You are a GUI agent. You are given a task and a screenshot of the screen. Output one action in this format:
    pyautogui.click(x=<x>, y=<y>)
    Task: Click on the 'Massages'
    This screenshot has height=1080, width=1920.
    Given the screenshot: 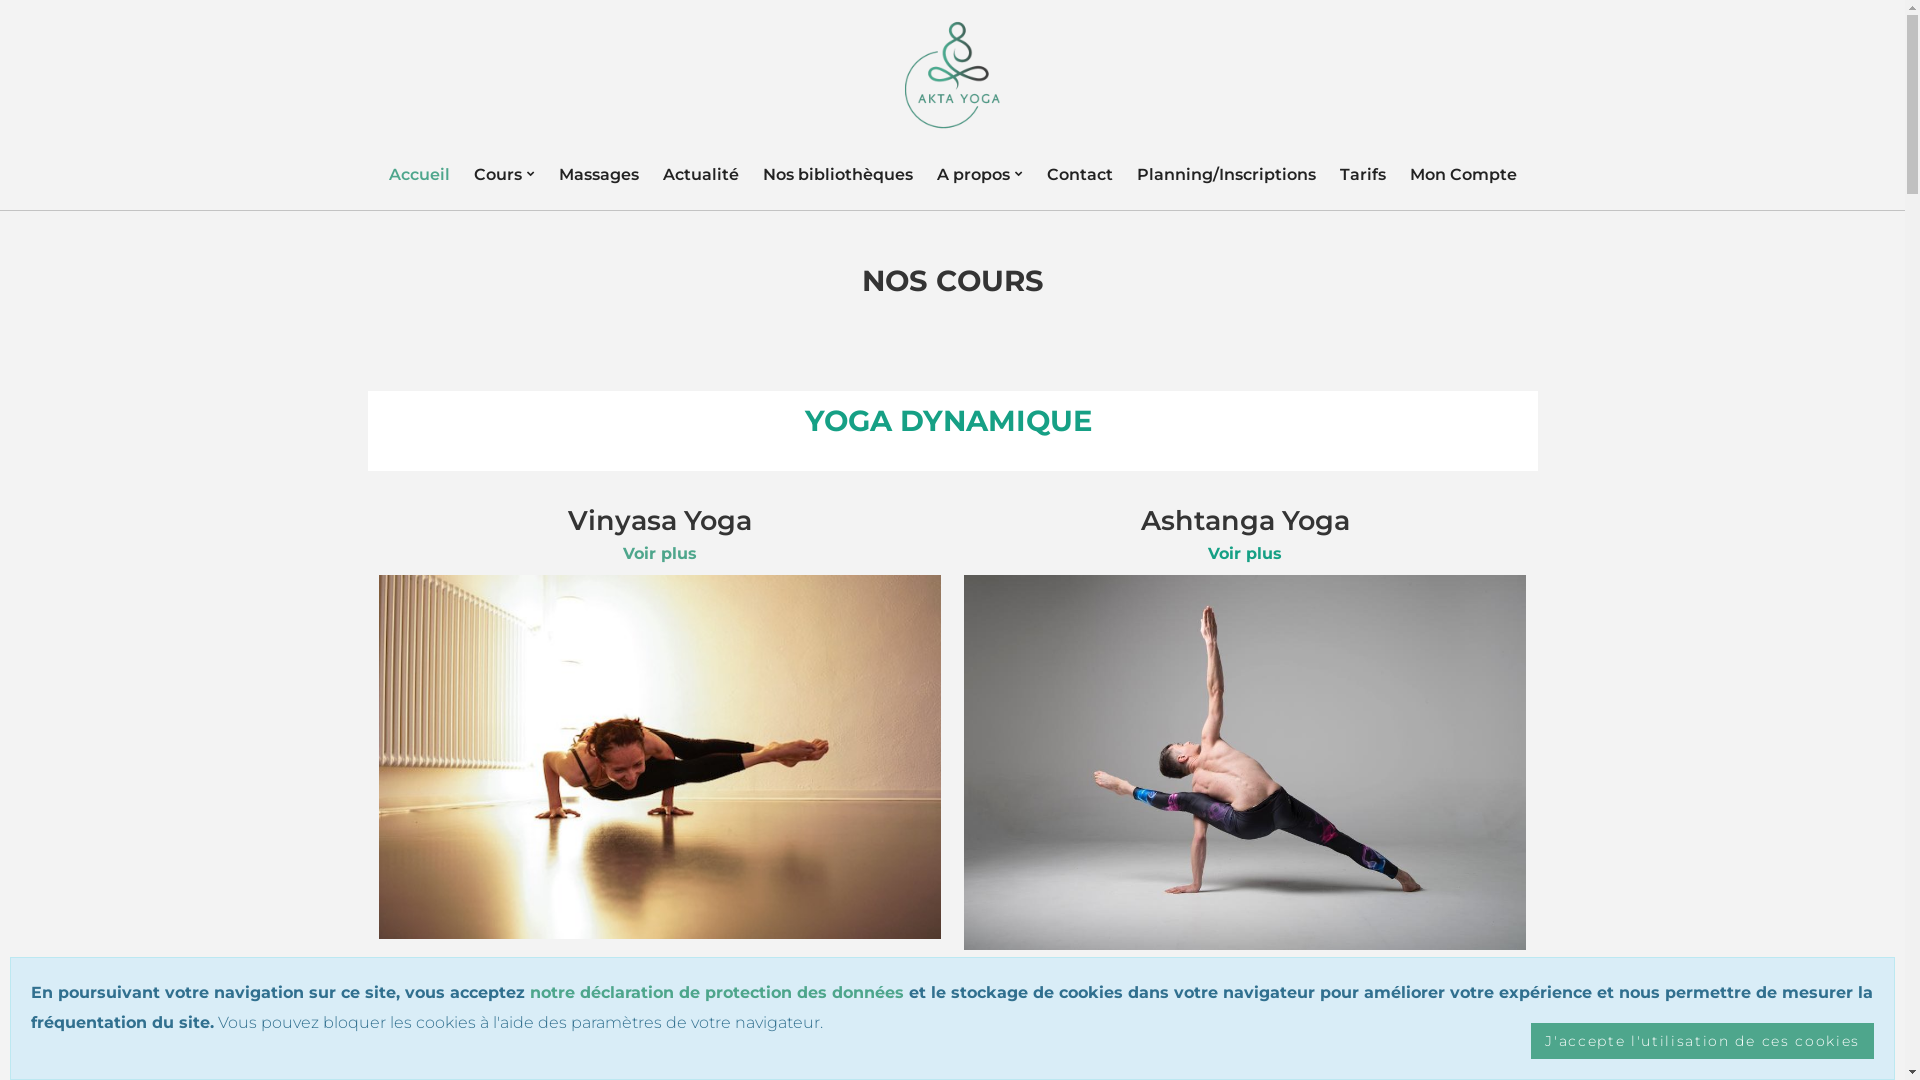 What is the action you would take?
    pyautogui.click(x=547, y=173)
    